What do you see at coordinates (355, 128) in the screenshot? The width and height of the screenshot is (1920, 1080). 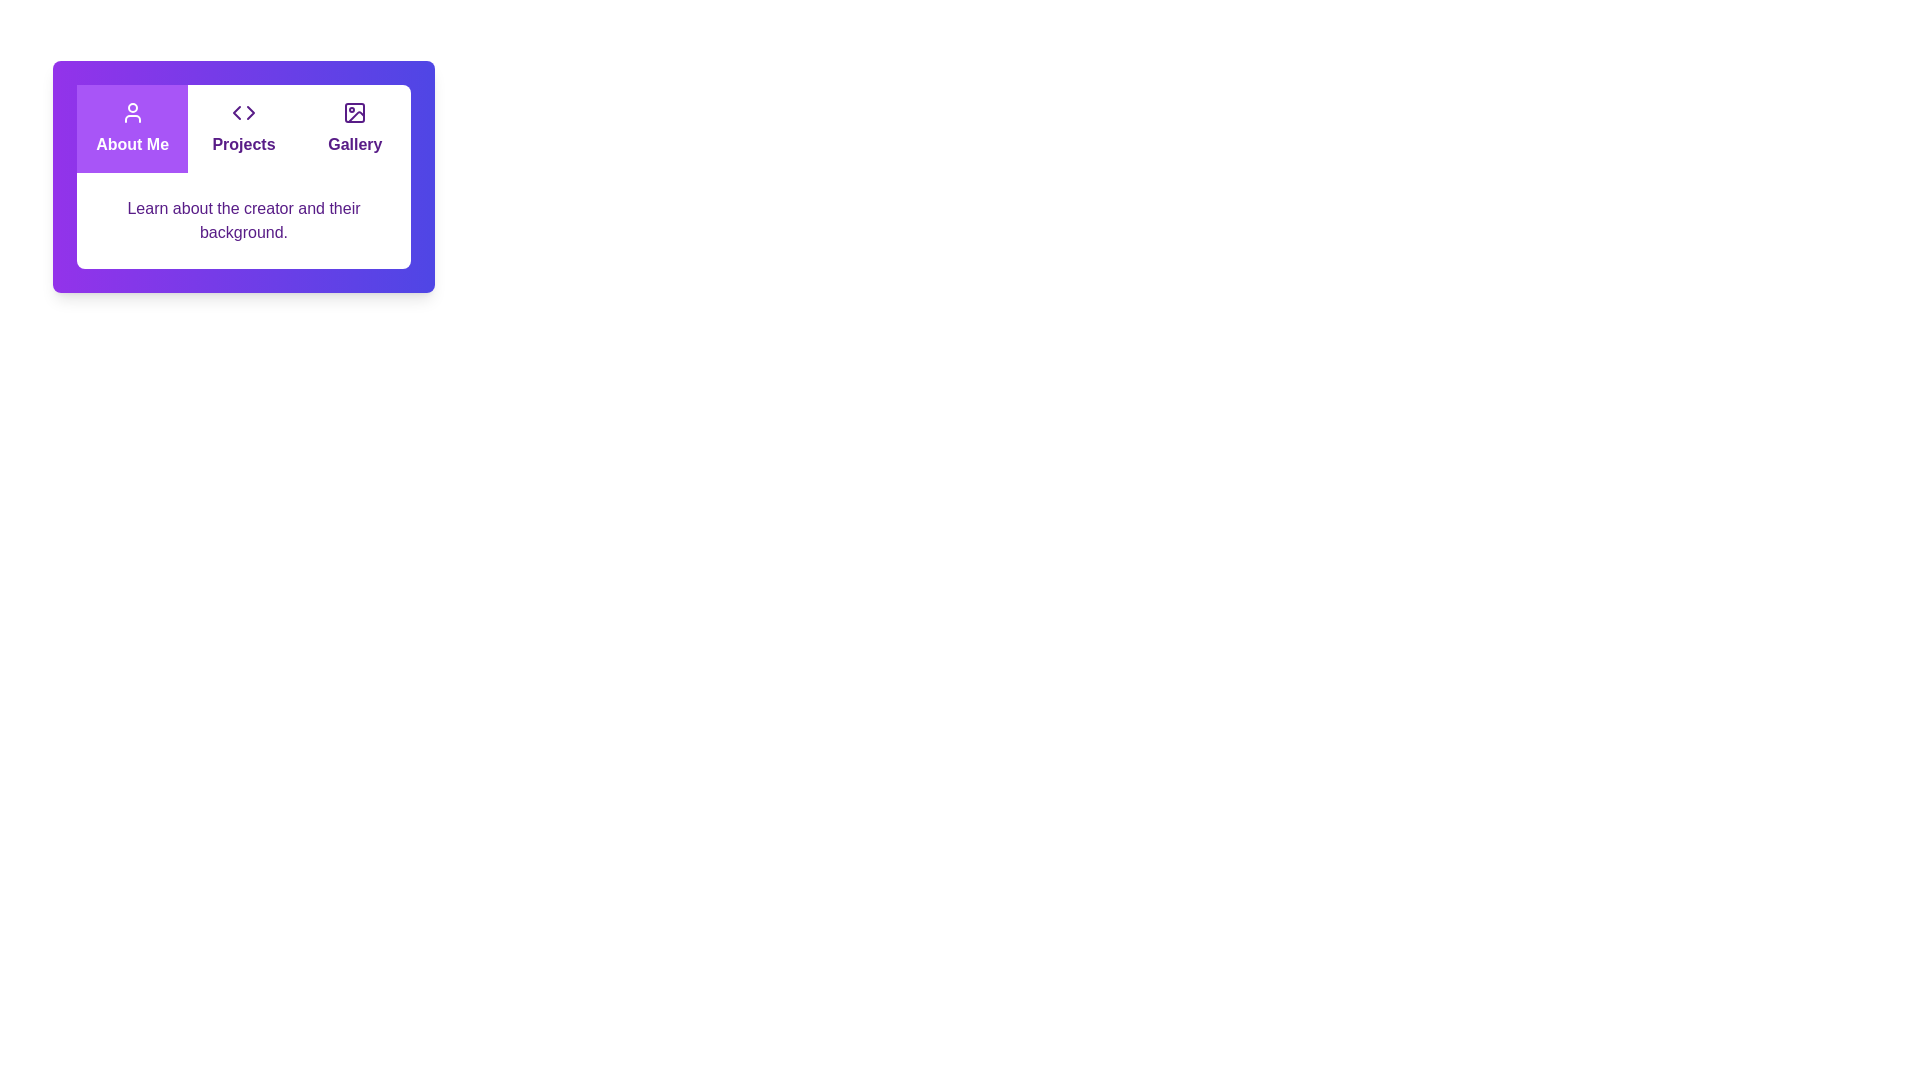 I see `the tab labeled Gallery` at bounding box center [355, 128].